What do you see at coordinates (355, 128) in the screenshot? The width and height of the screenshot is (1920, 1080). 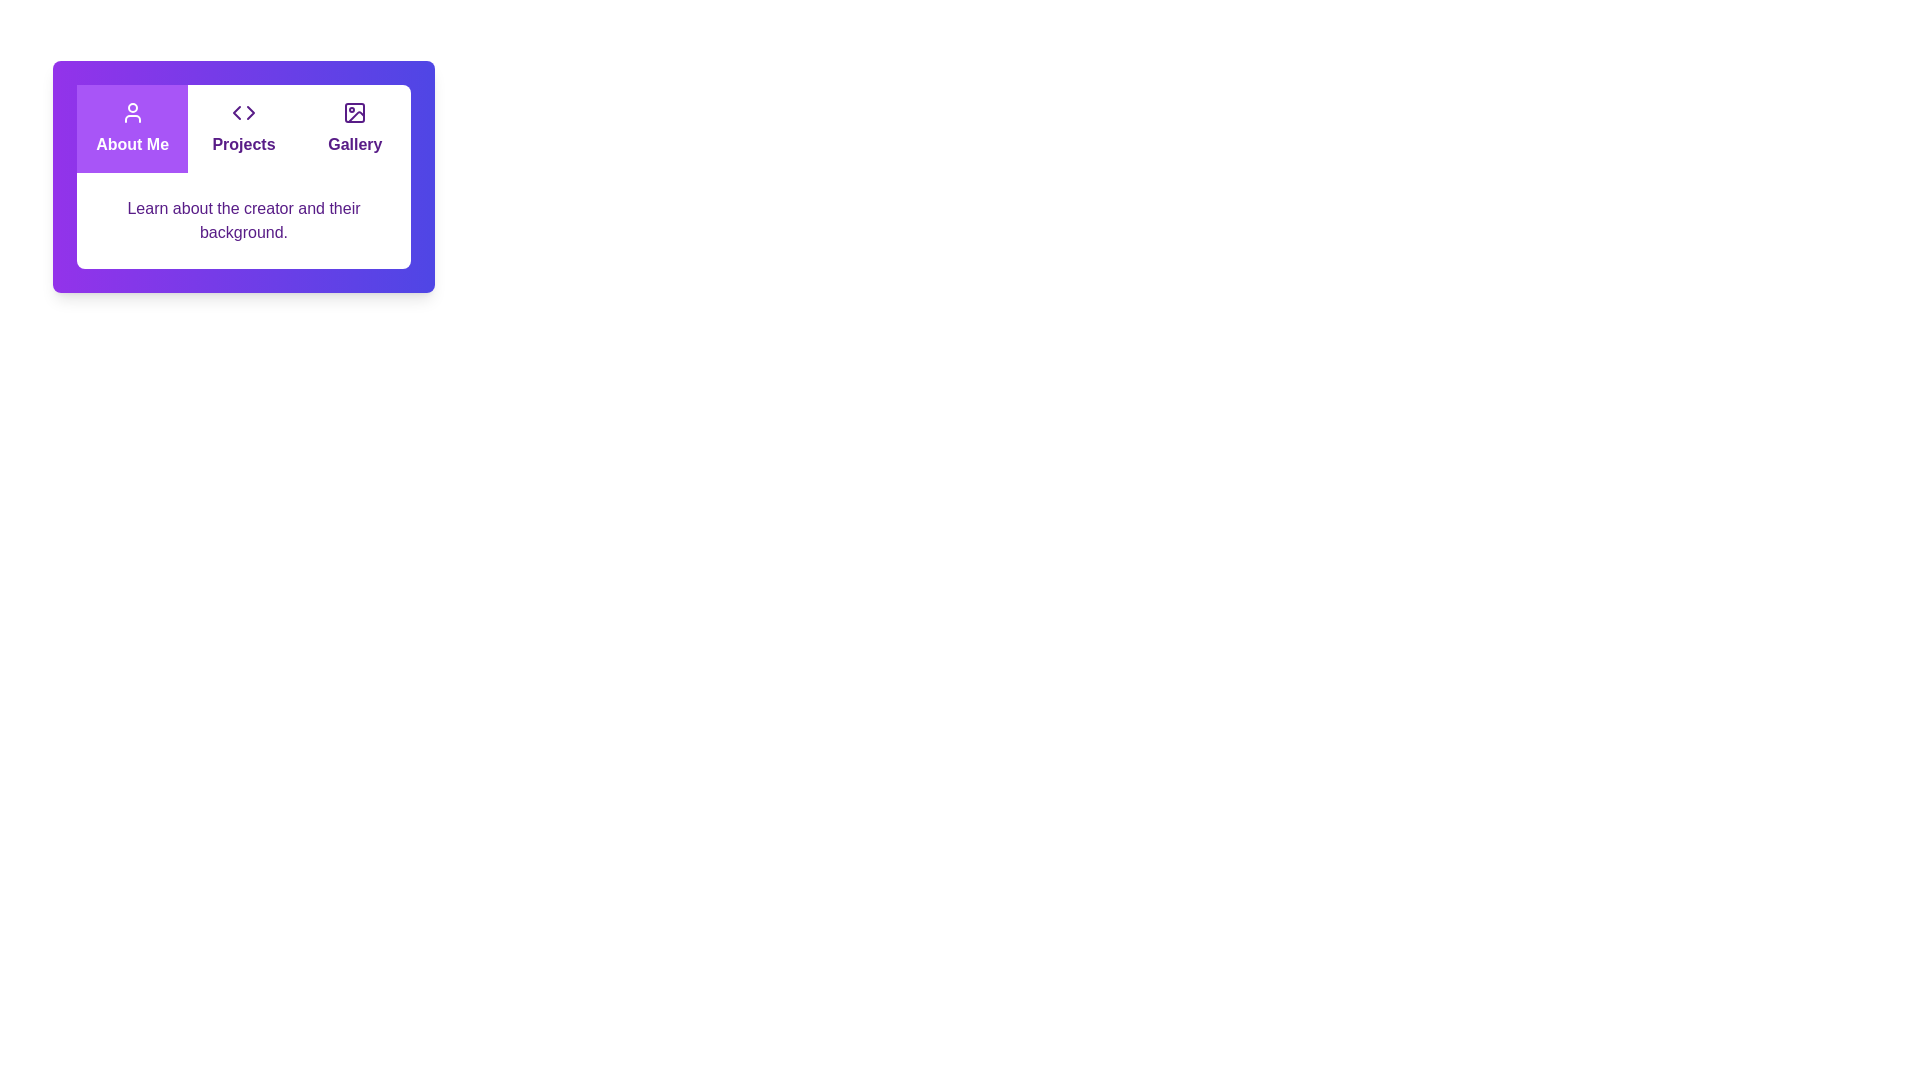 I see `the tab labeled Gallery` at bounding box center [355, 128].